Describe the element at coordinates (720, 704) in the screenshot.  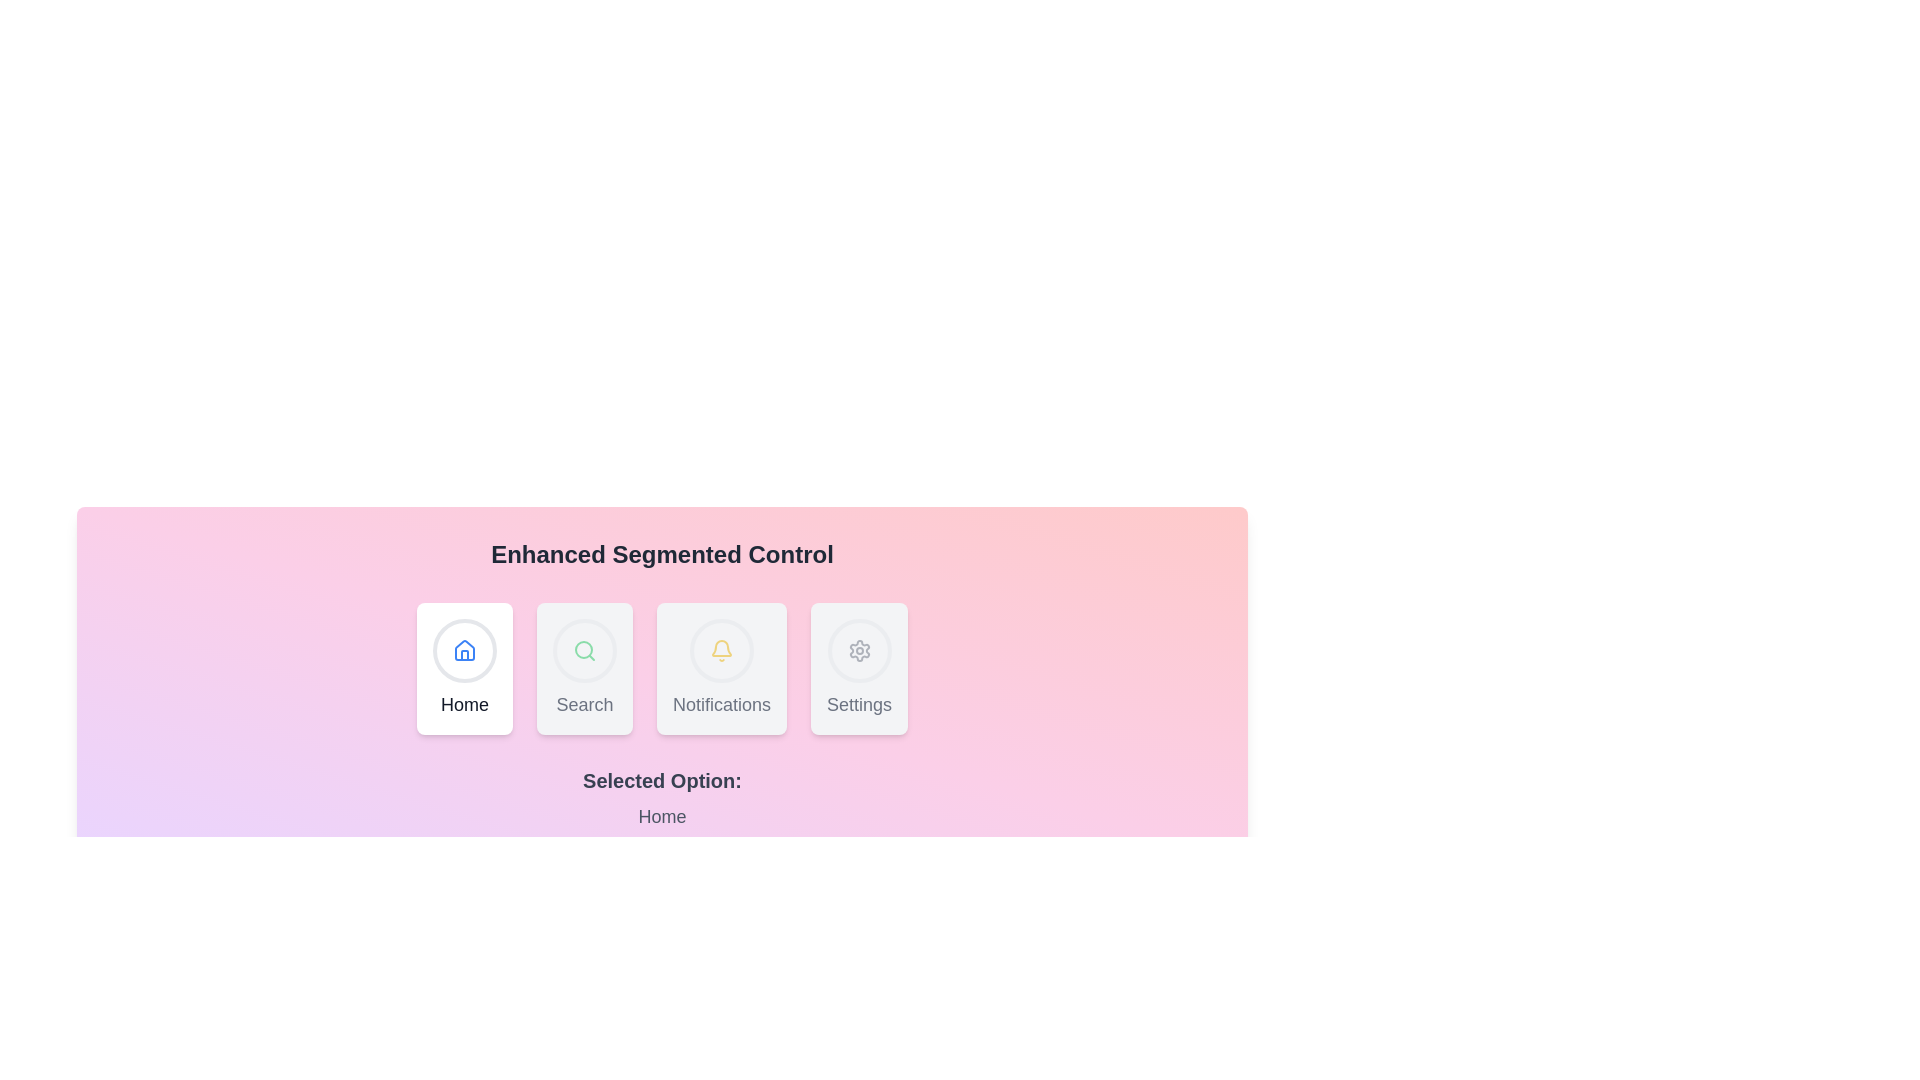
I see `the notifications label located at the bottom center of the segmented control interface` at that location.